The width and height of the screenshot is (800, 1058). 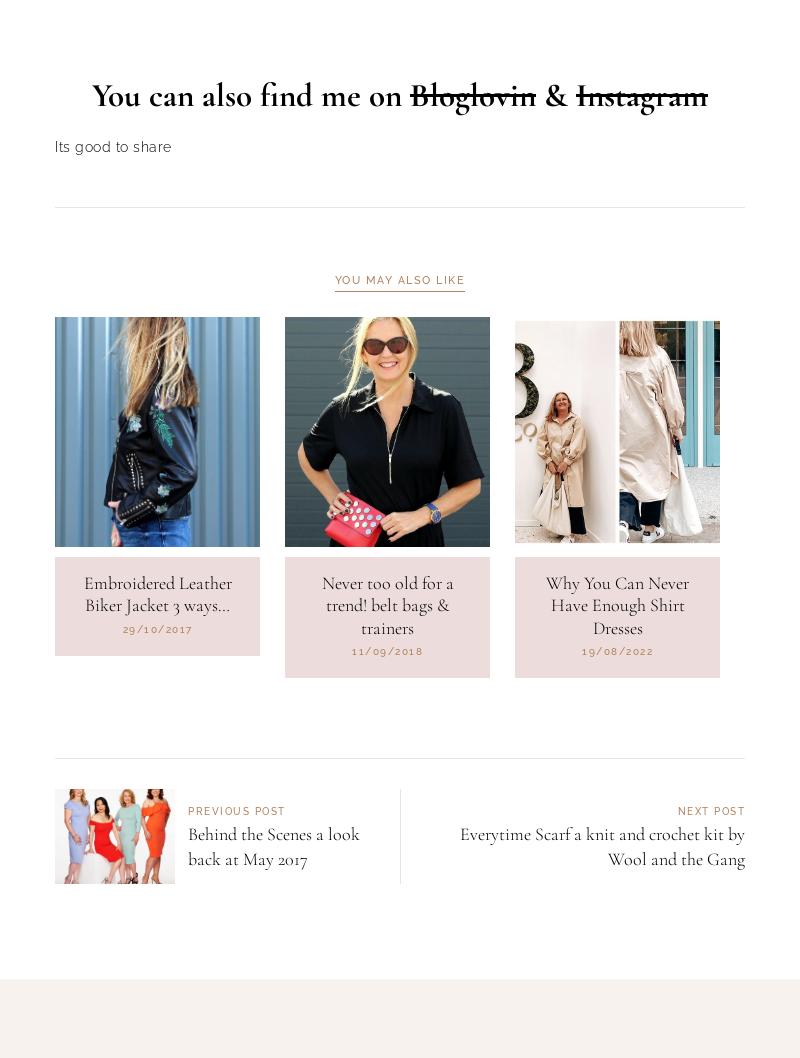 What do you see at coordinates (473, 197) in the screenshot?
I see `'Bloglovin'` at bounding box center [473, 197].